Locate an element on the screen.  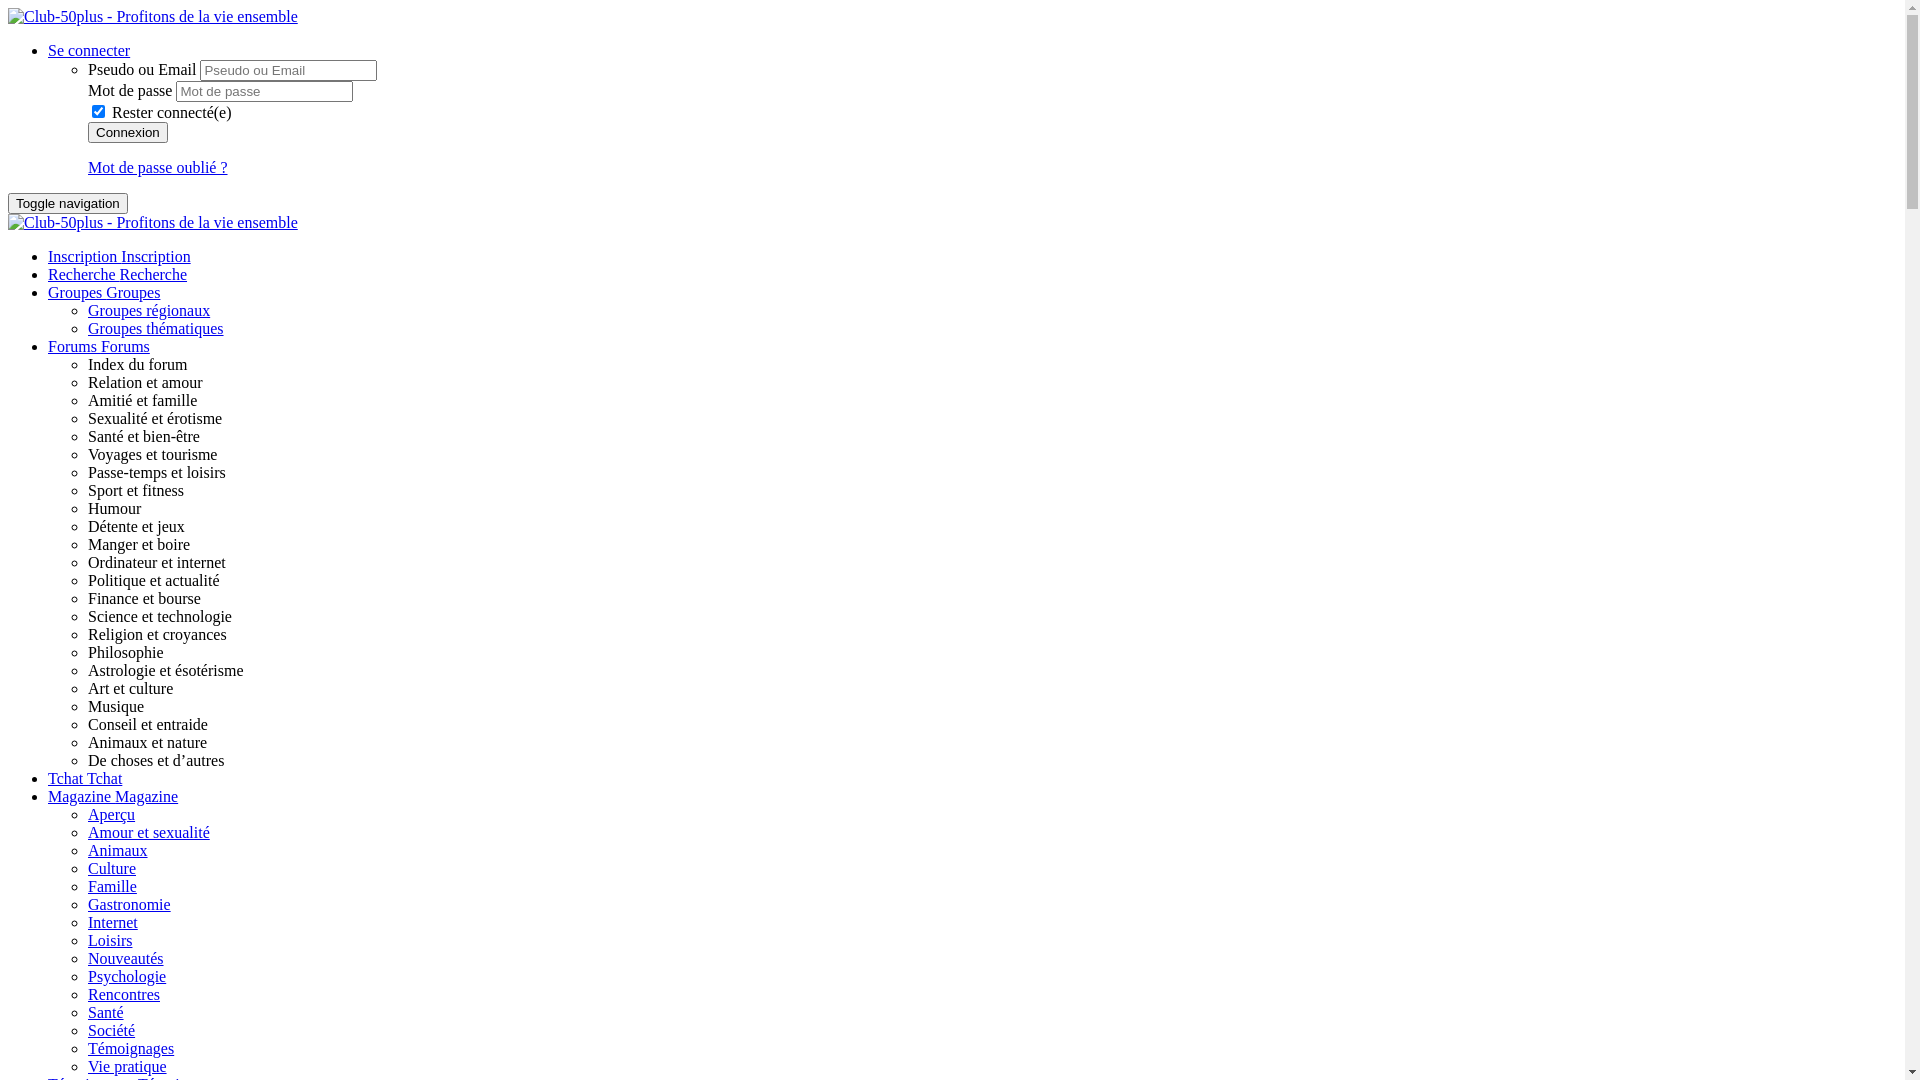
'Art et culture' is located at coordinates (129, 687).